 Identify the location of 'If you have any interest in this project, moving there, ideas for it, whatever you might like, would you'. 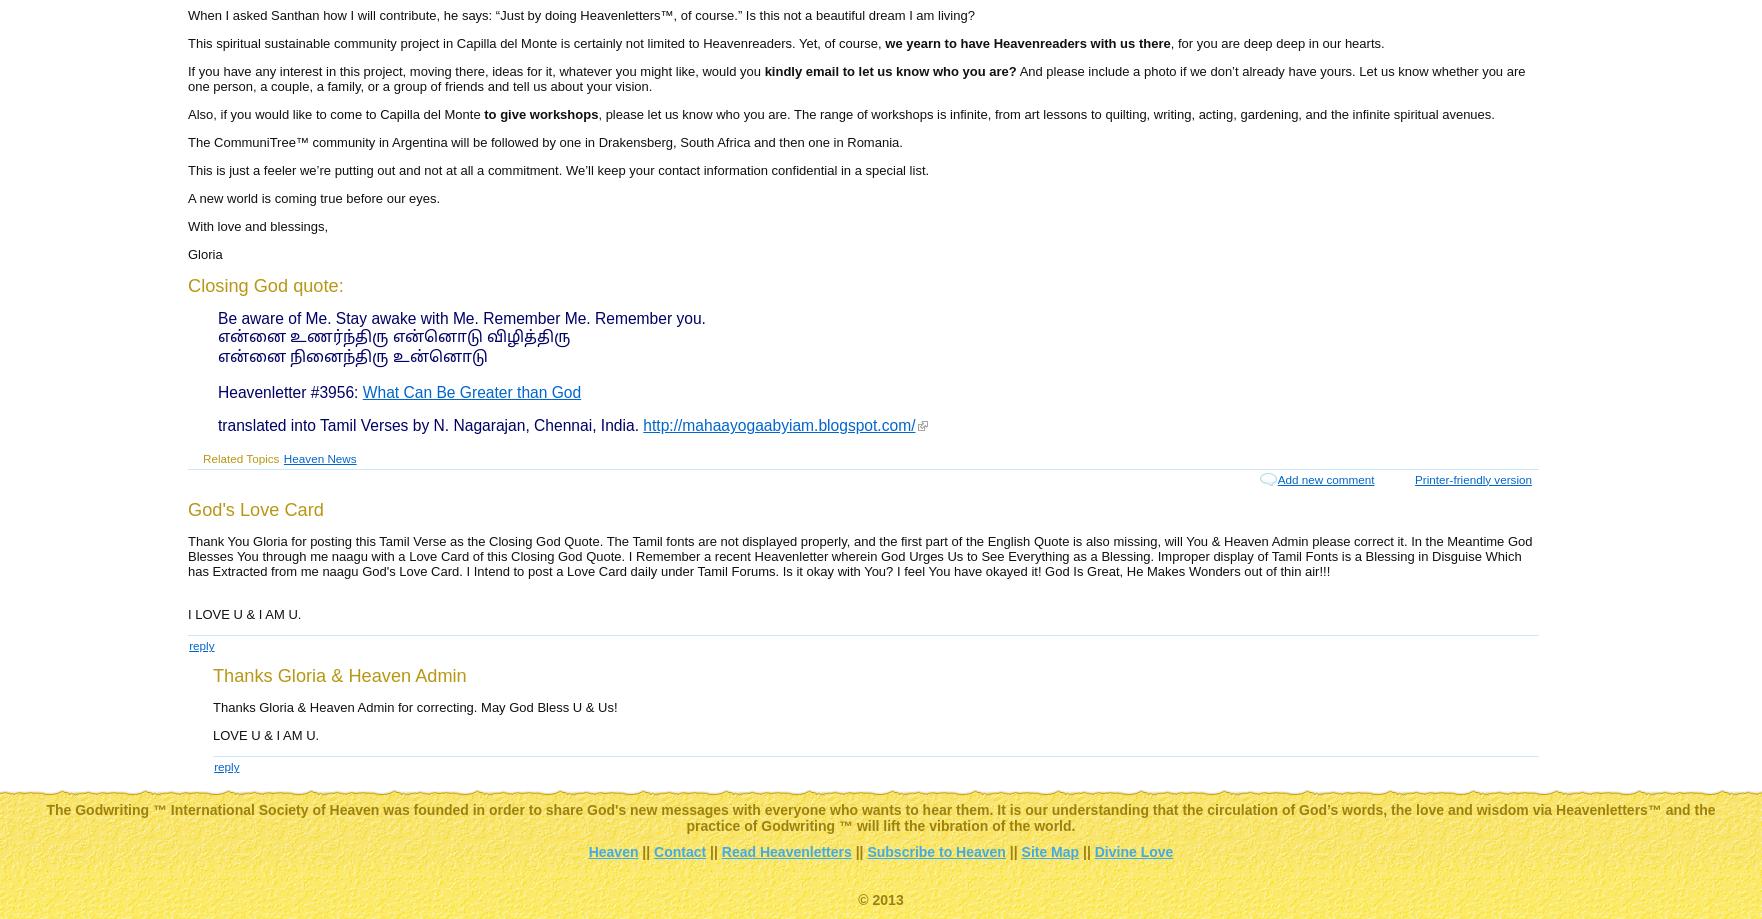
(474, 70).